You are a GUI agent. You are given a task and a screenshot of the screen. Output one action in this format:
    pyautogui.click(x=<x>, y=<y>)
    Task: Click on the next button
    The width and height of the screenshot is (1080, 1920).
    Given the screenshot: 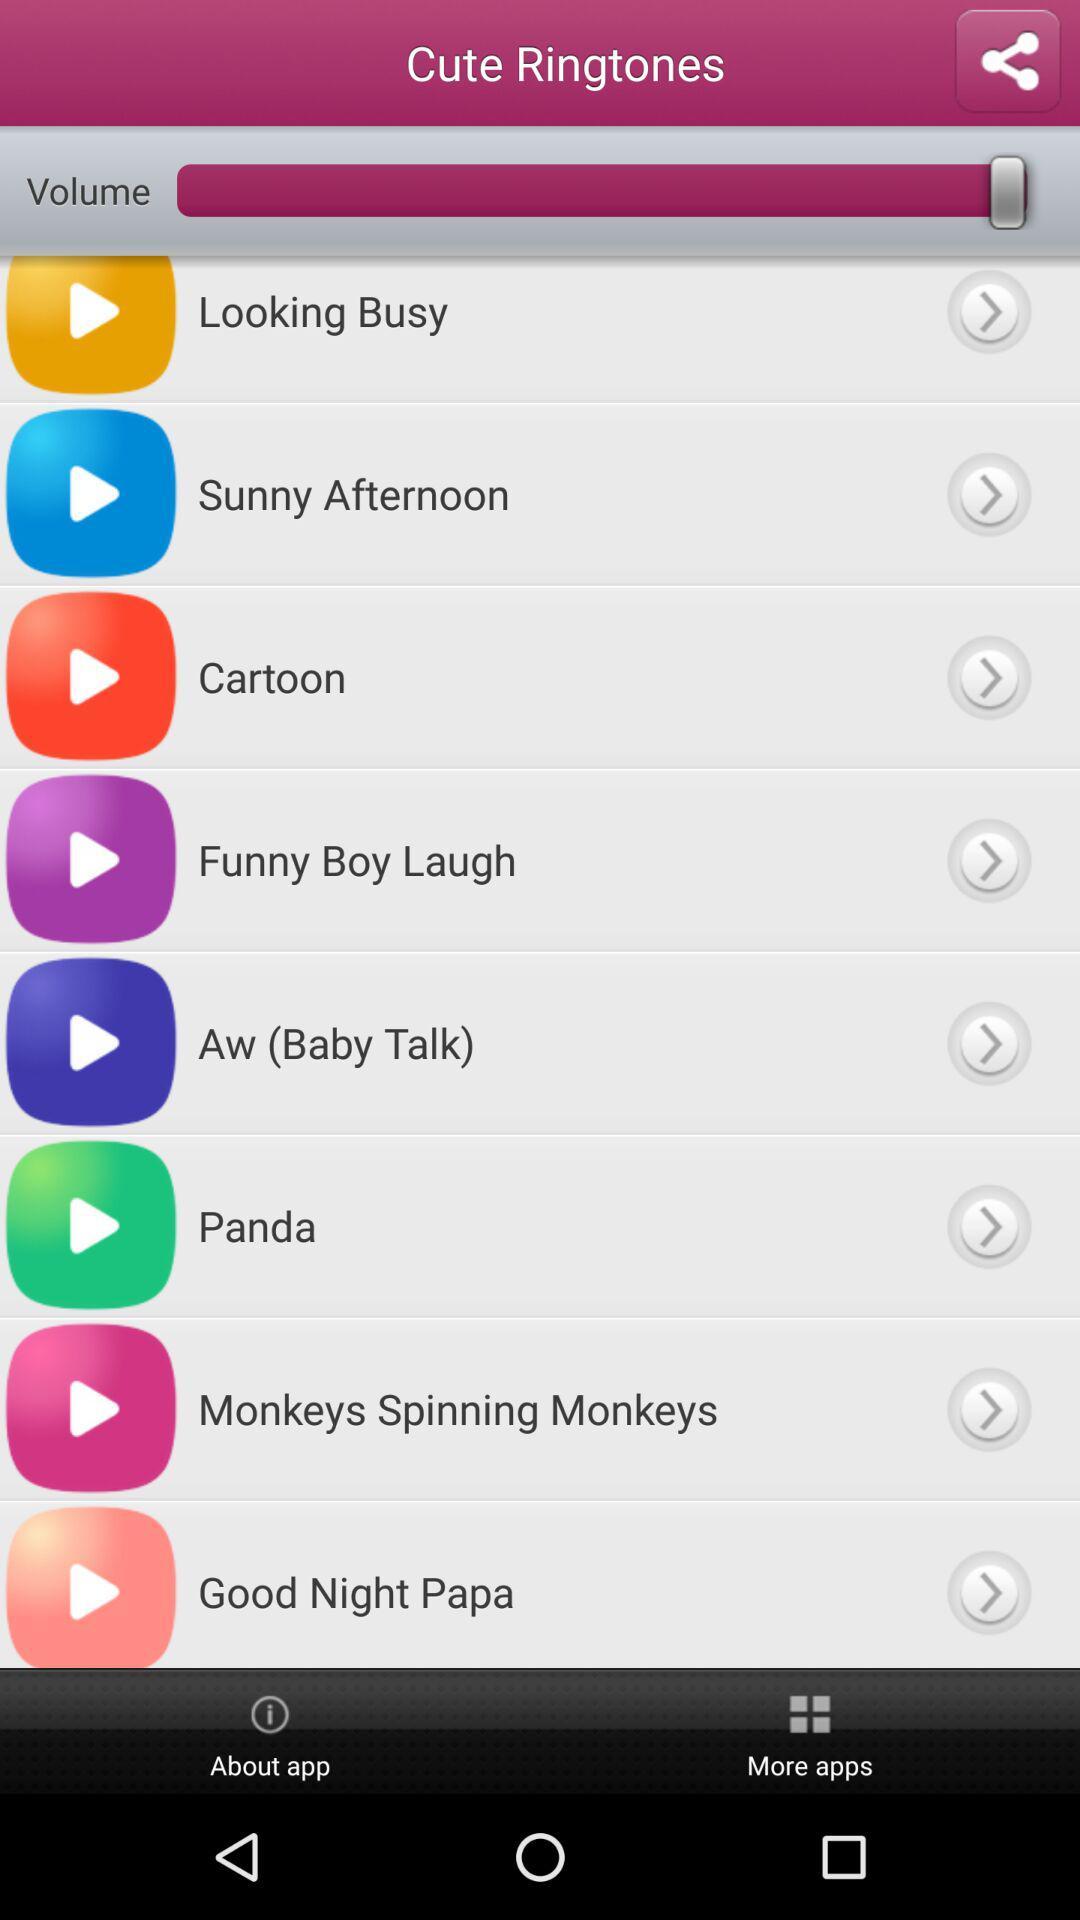 What is the action you would take?
    pyautogui.click(x=987, y=1407)
    